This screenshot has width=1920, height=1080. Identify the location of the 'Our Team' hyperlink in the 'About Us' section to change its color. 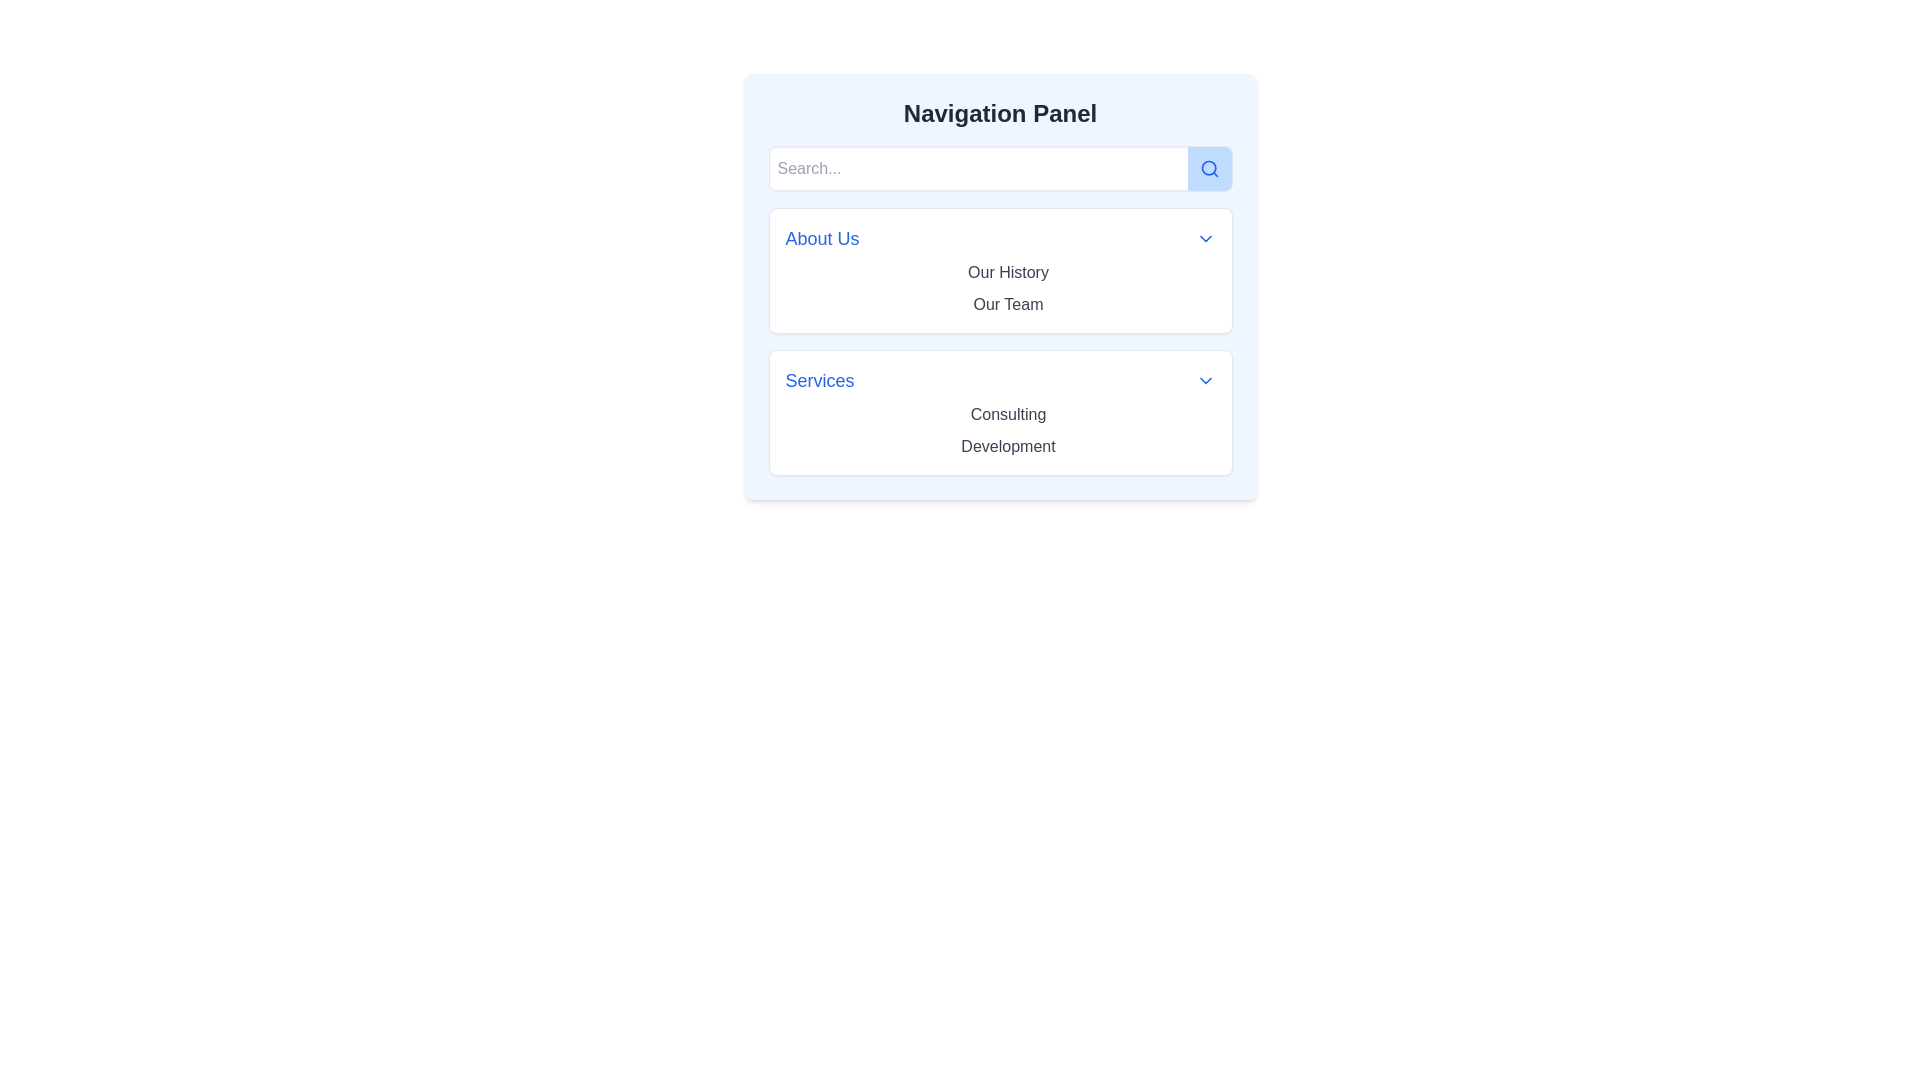
(1008, 304).